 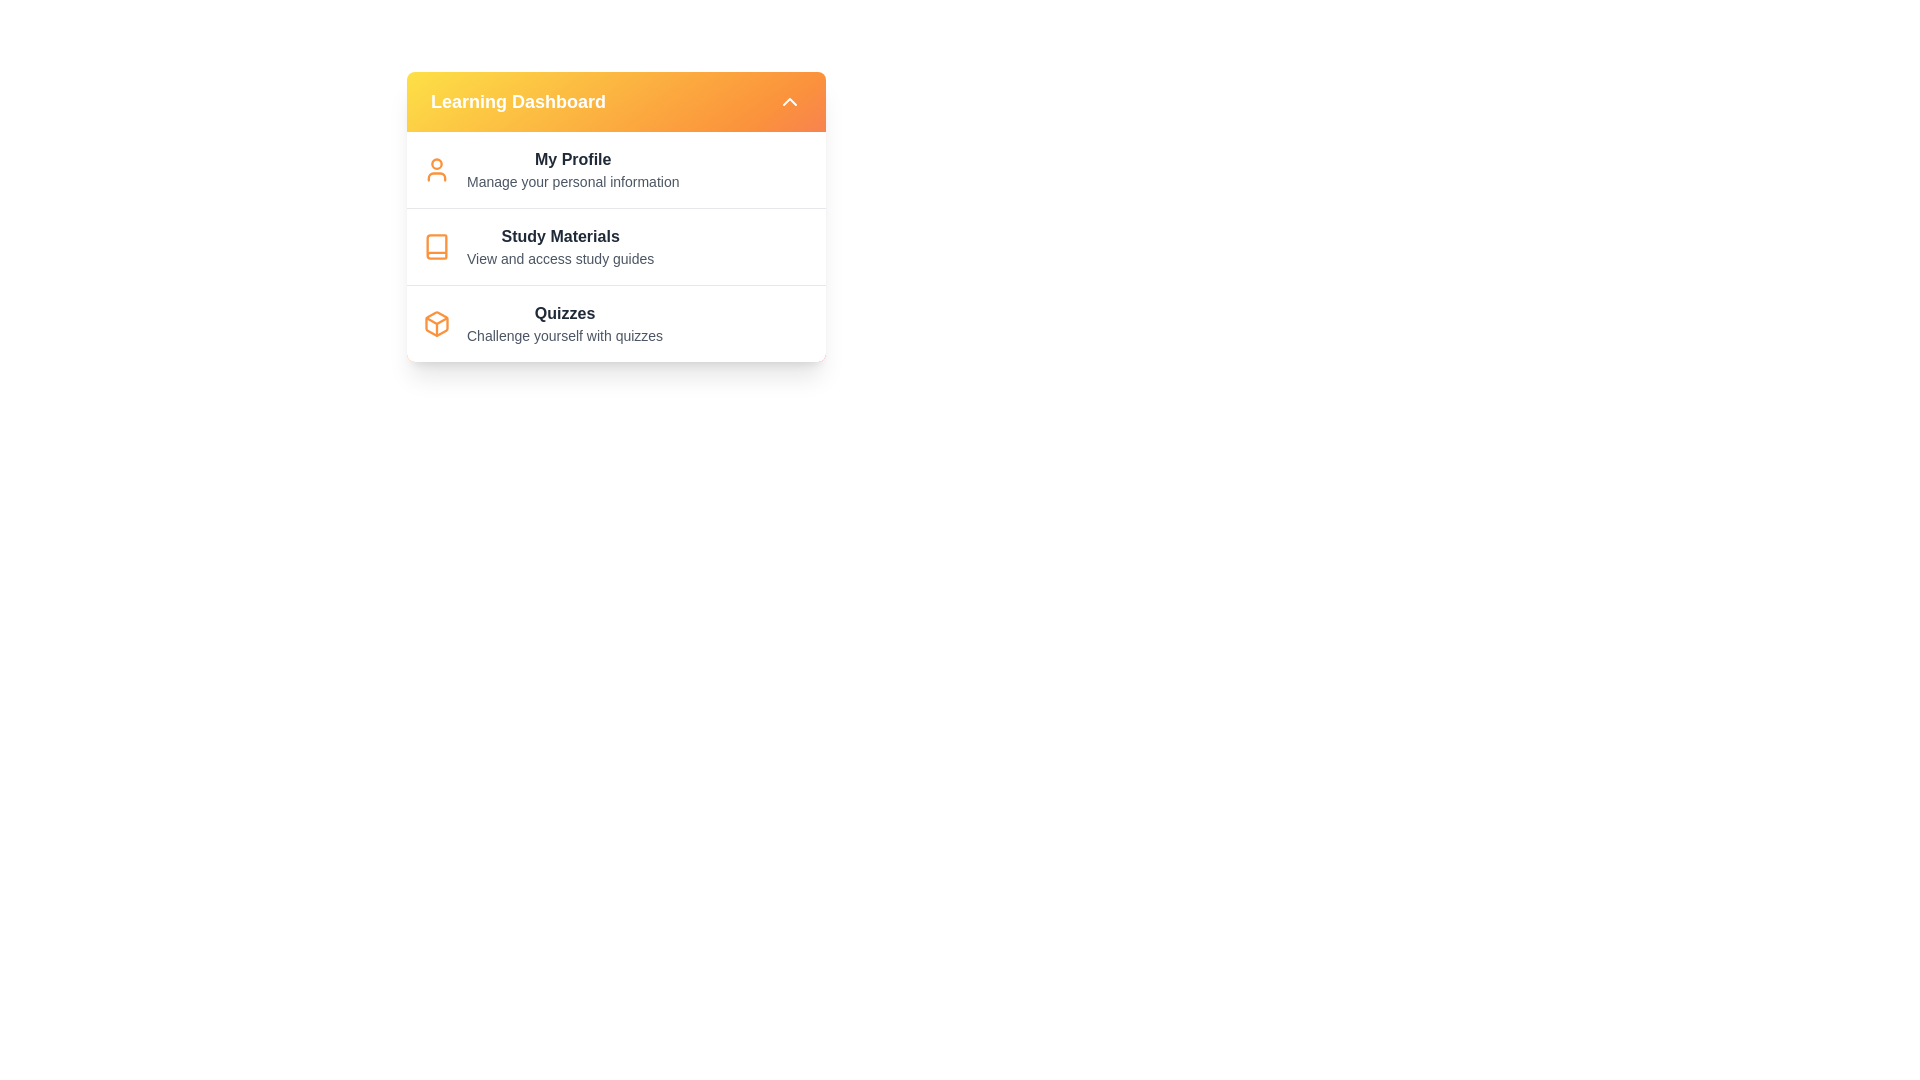 I want to click on the menu item My Profile from the LearningMenu, so click(x=571, y=168).